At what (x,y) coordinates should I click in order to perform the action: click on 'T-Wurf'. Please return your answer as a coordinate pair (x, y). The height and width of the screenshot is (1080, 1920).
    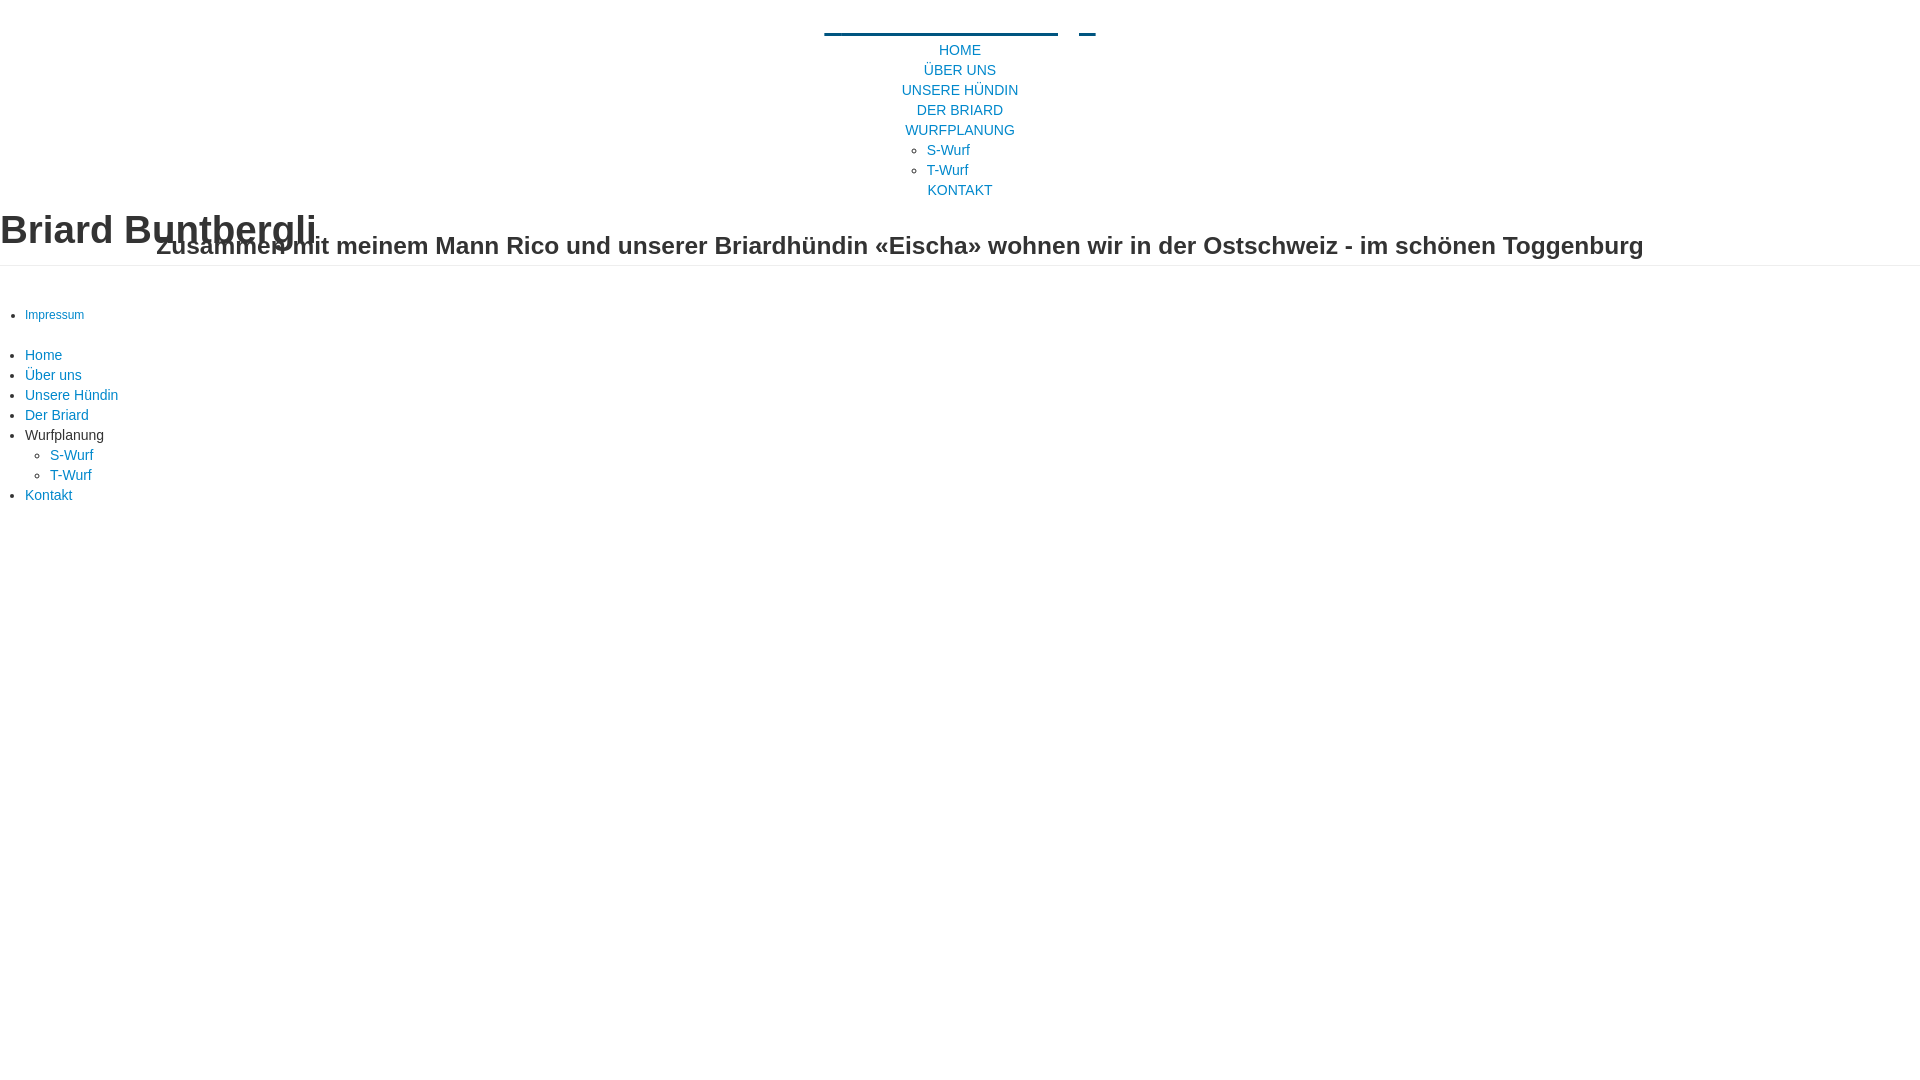
    Looking at the image, I should click on (946, 168).